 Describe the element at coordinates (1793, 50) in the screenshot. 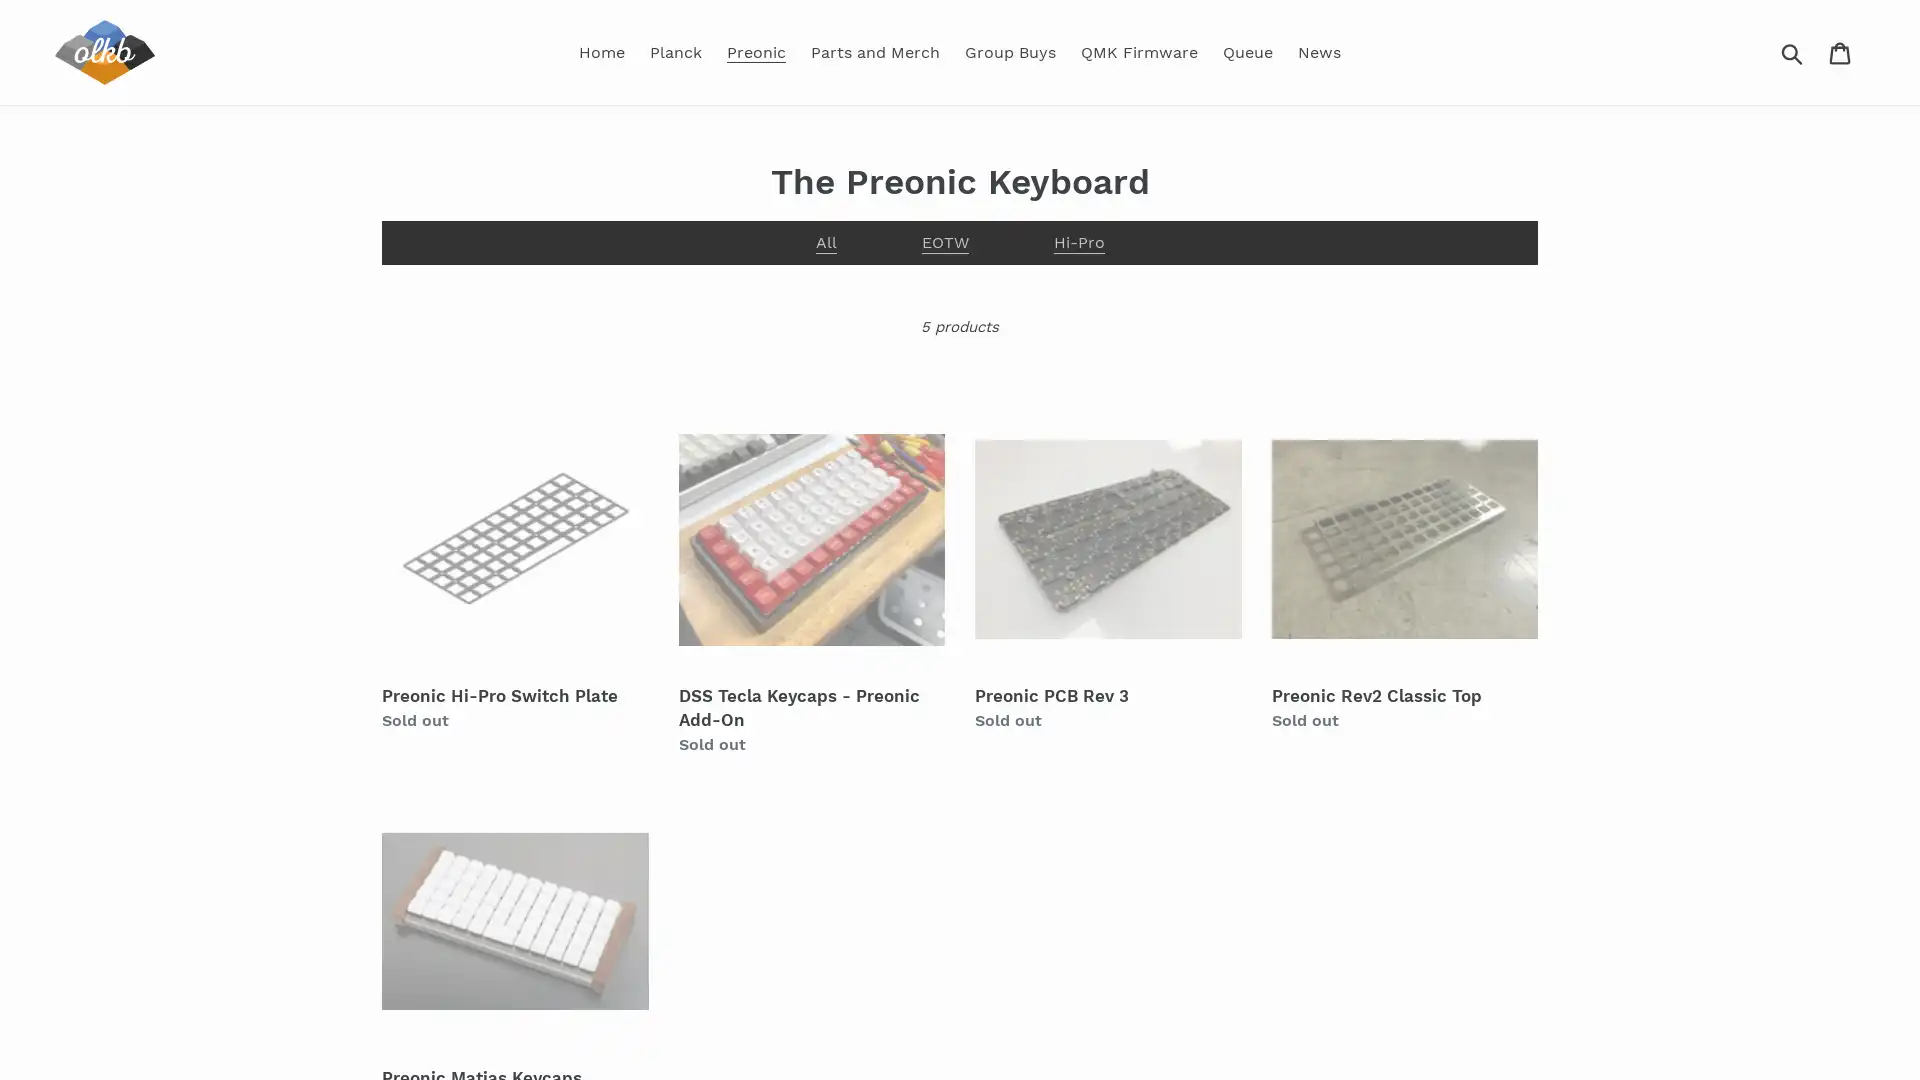

I see `Submit` at that location.